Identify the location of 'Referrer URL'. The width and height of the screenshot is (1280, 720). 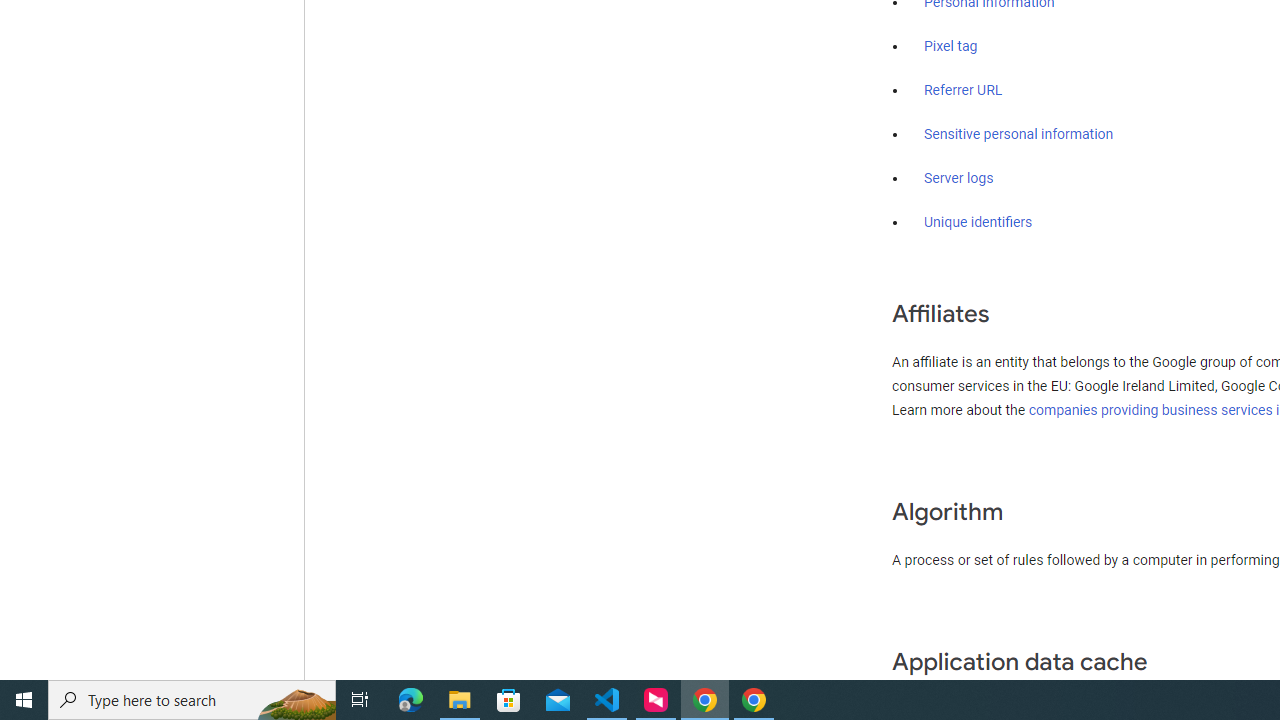
(963, 91).